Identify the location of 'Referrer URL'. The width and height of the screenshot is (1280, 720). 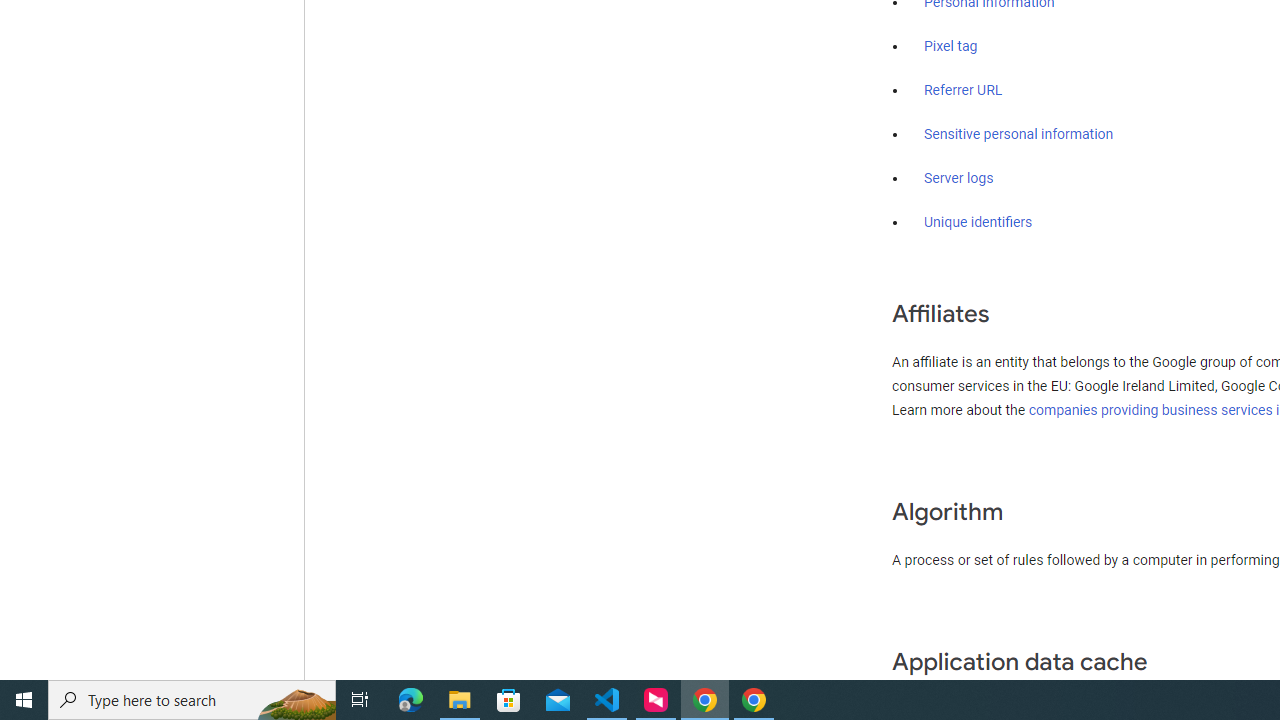
(963, 91).